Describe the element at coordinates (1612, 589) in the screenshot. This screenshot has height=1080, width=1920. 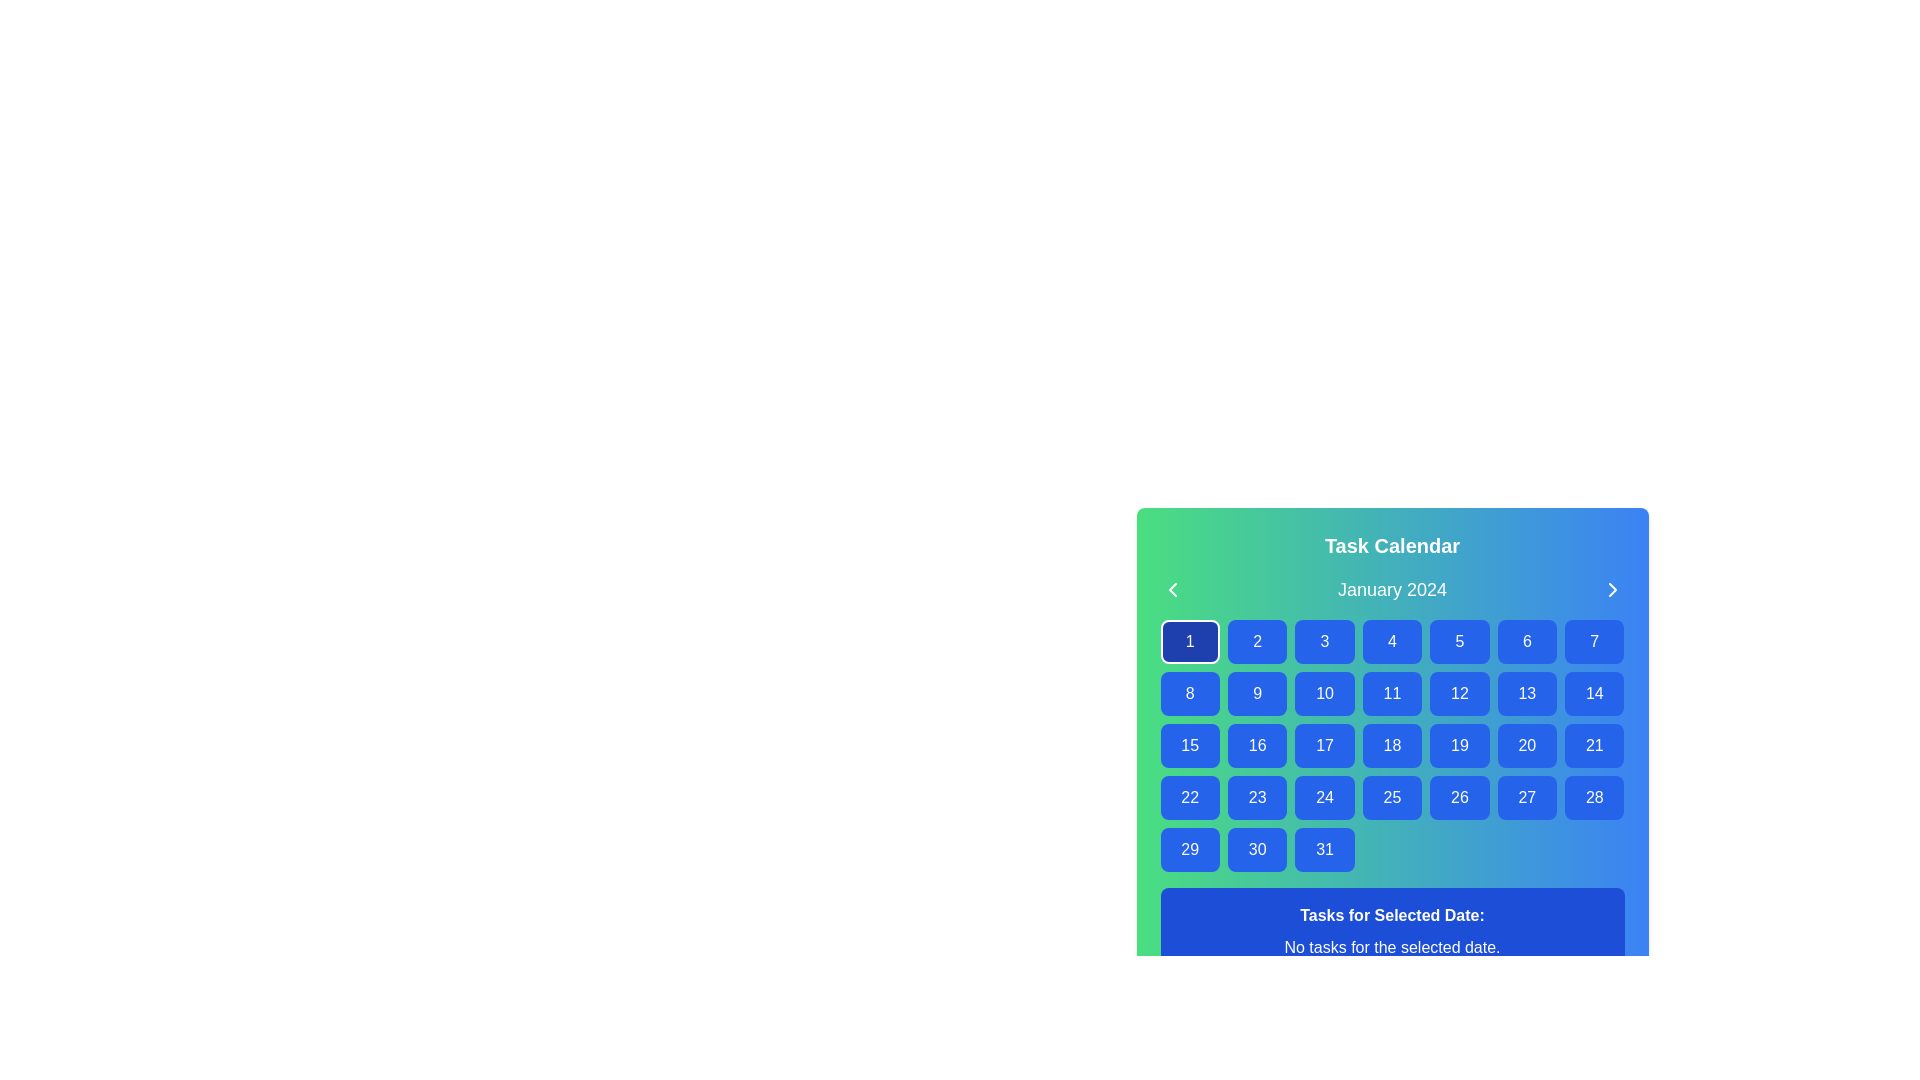
I see `the small right-pointing arrow icon button located in the top-right corner of the 'Task Calendar' UI` at that location.